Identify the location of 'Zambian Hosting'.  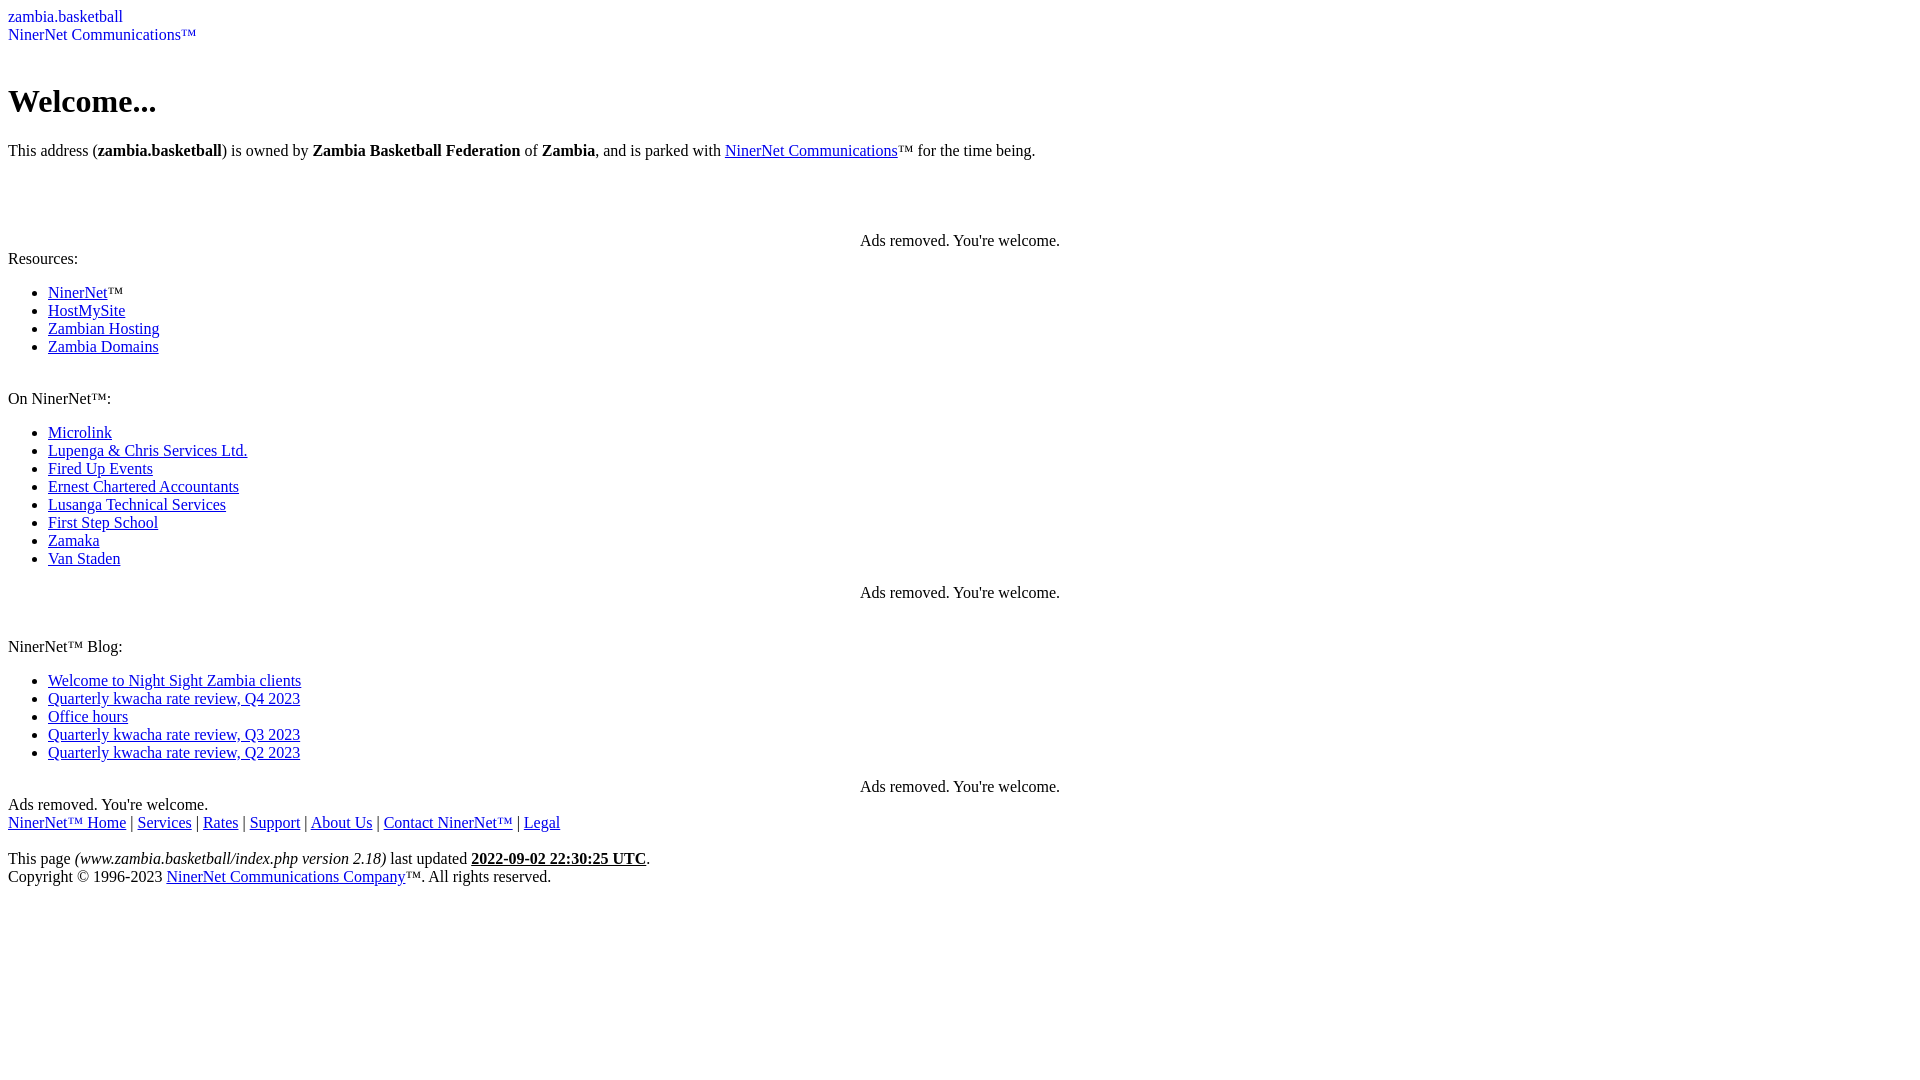
(103, 327).